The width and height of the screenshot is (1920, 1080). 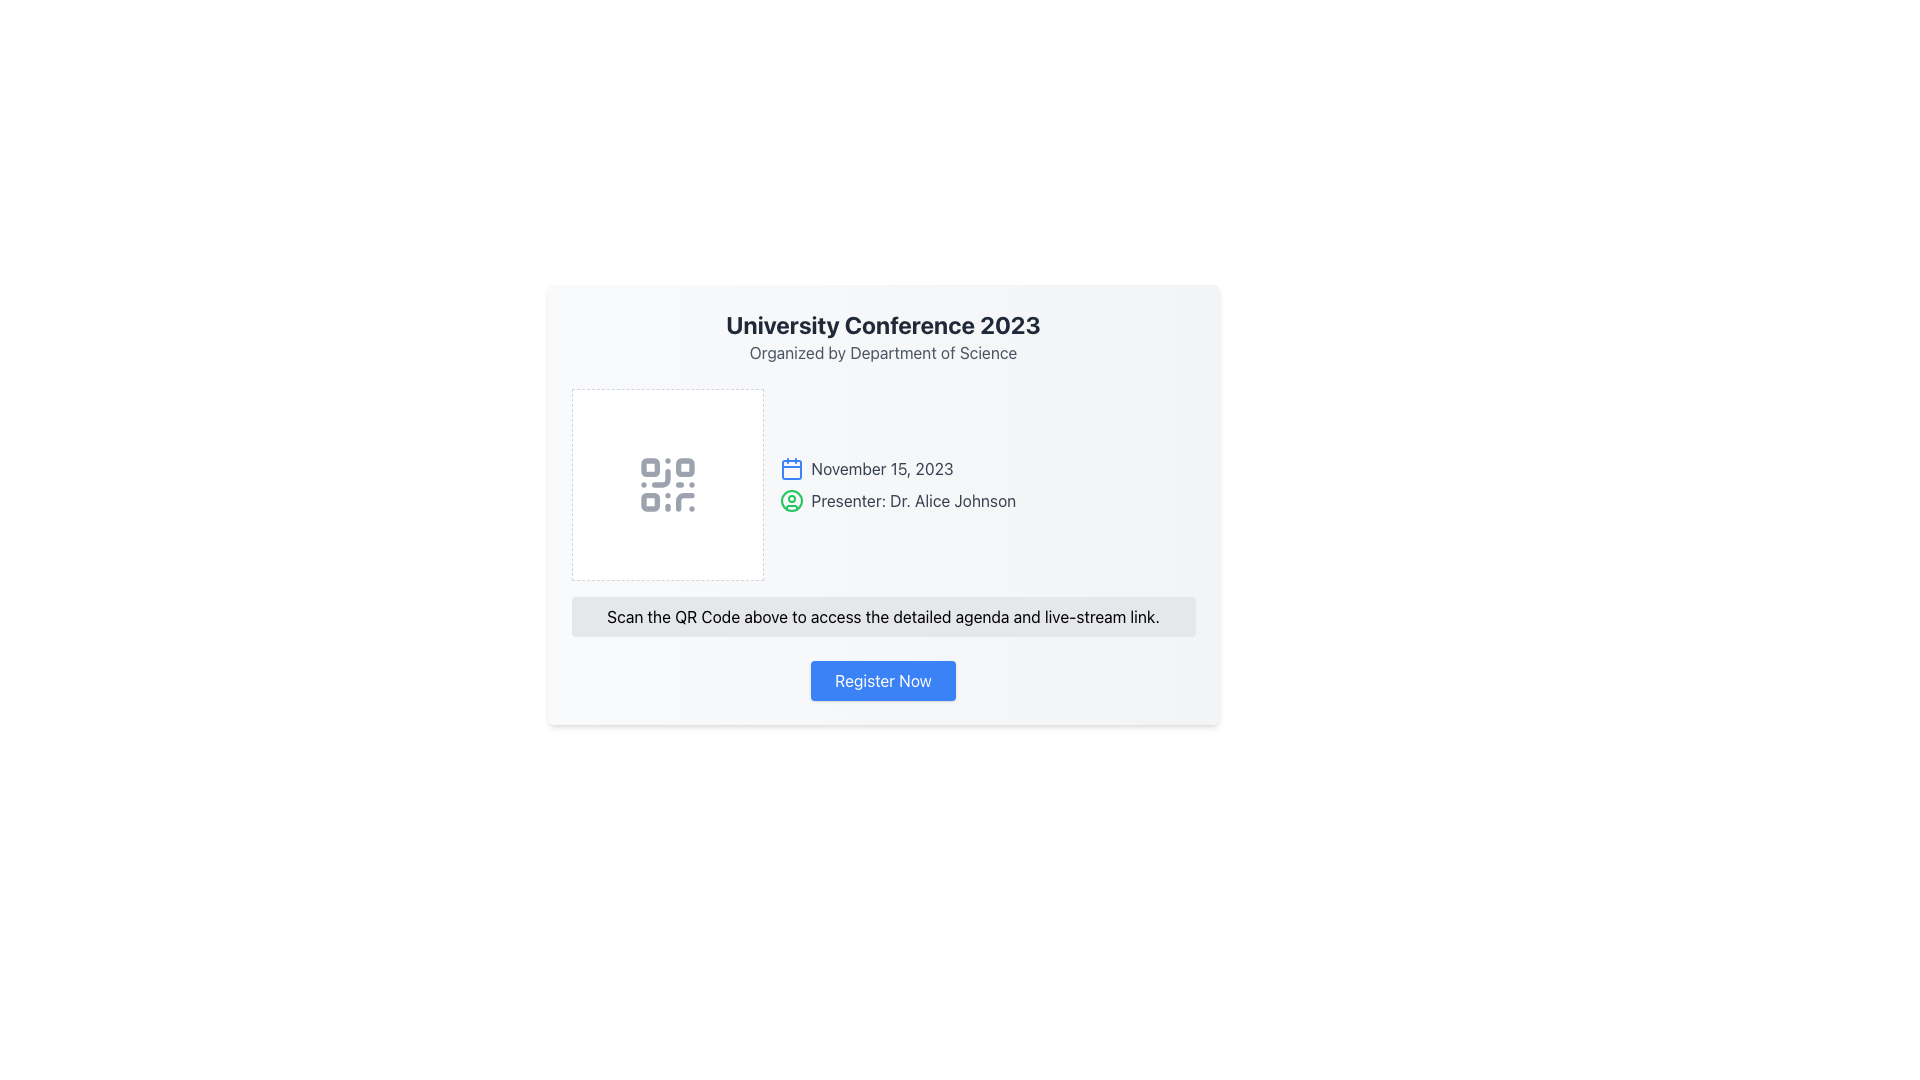 I want to click on the decorative user icon representing the presenter, located to the left of the text 'Presenter: Dr. Alice Johnson.', so click(x=790, y=500).